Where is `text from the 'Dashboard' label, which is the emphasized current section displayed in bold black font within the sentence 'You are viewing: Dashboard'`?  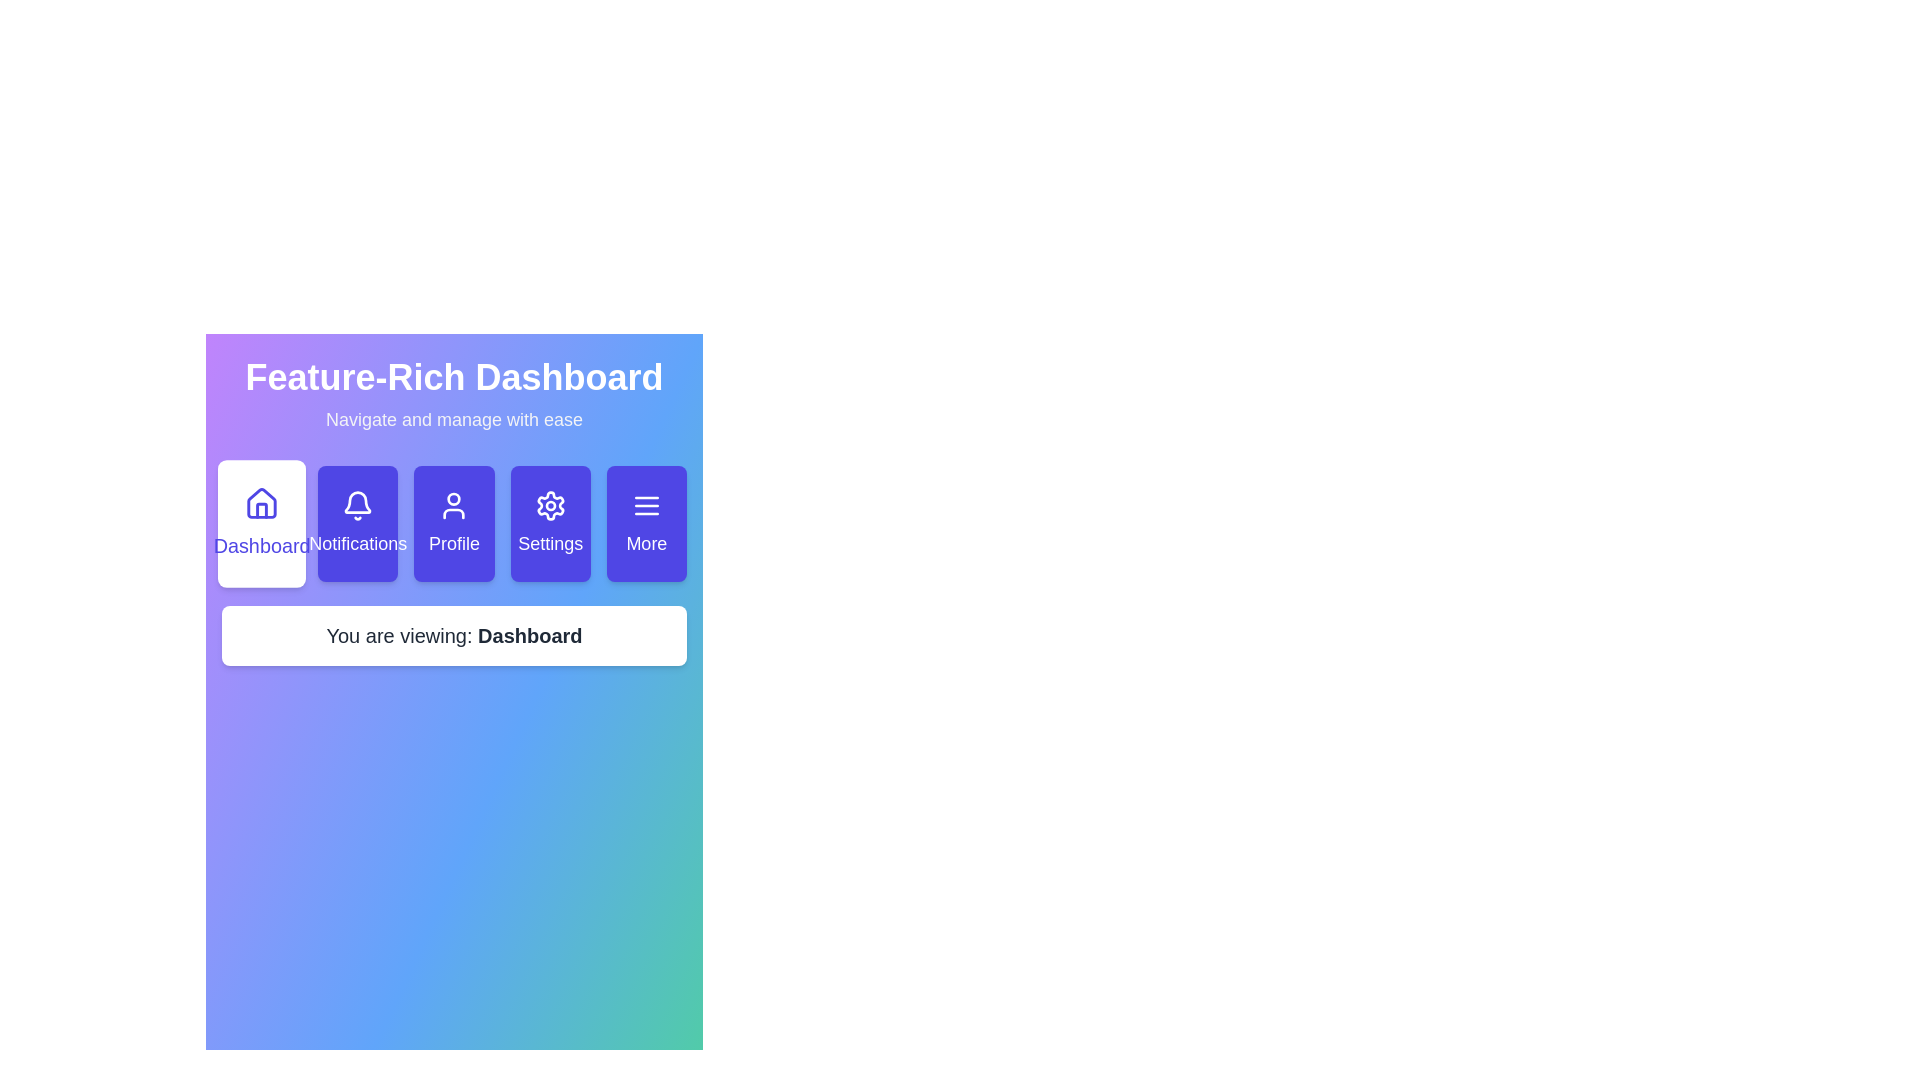 text from the 'Dashboard' label, which is the emphasized current section displayed in bold black font within the sentence 'You are viewing: Dashboard' is located at coordinates (530, 636).